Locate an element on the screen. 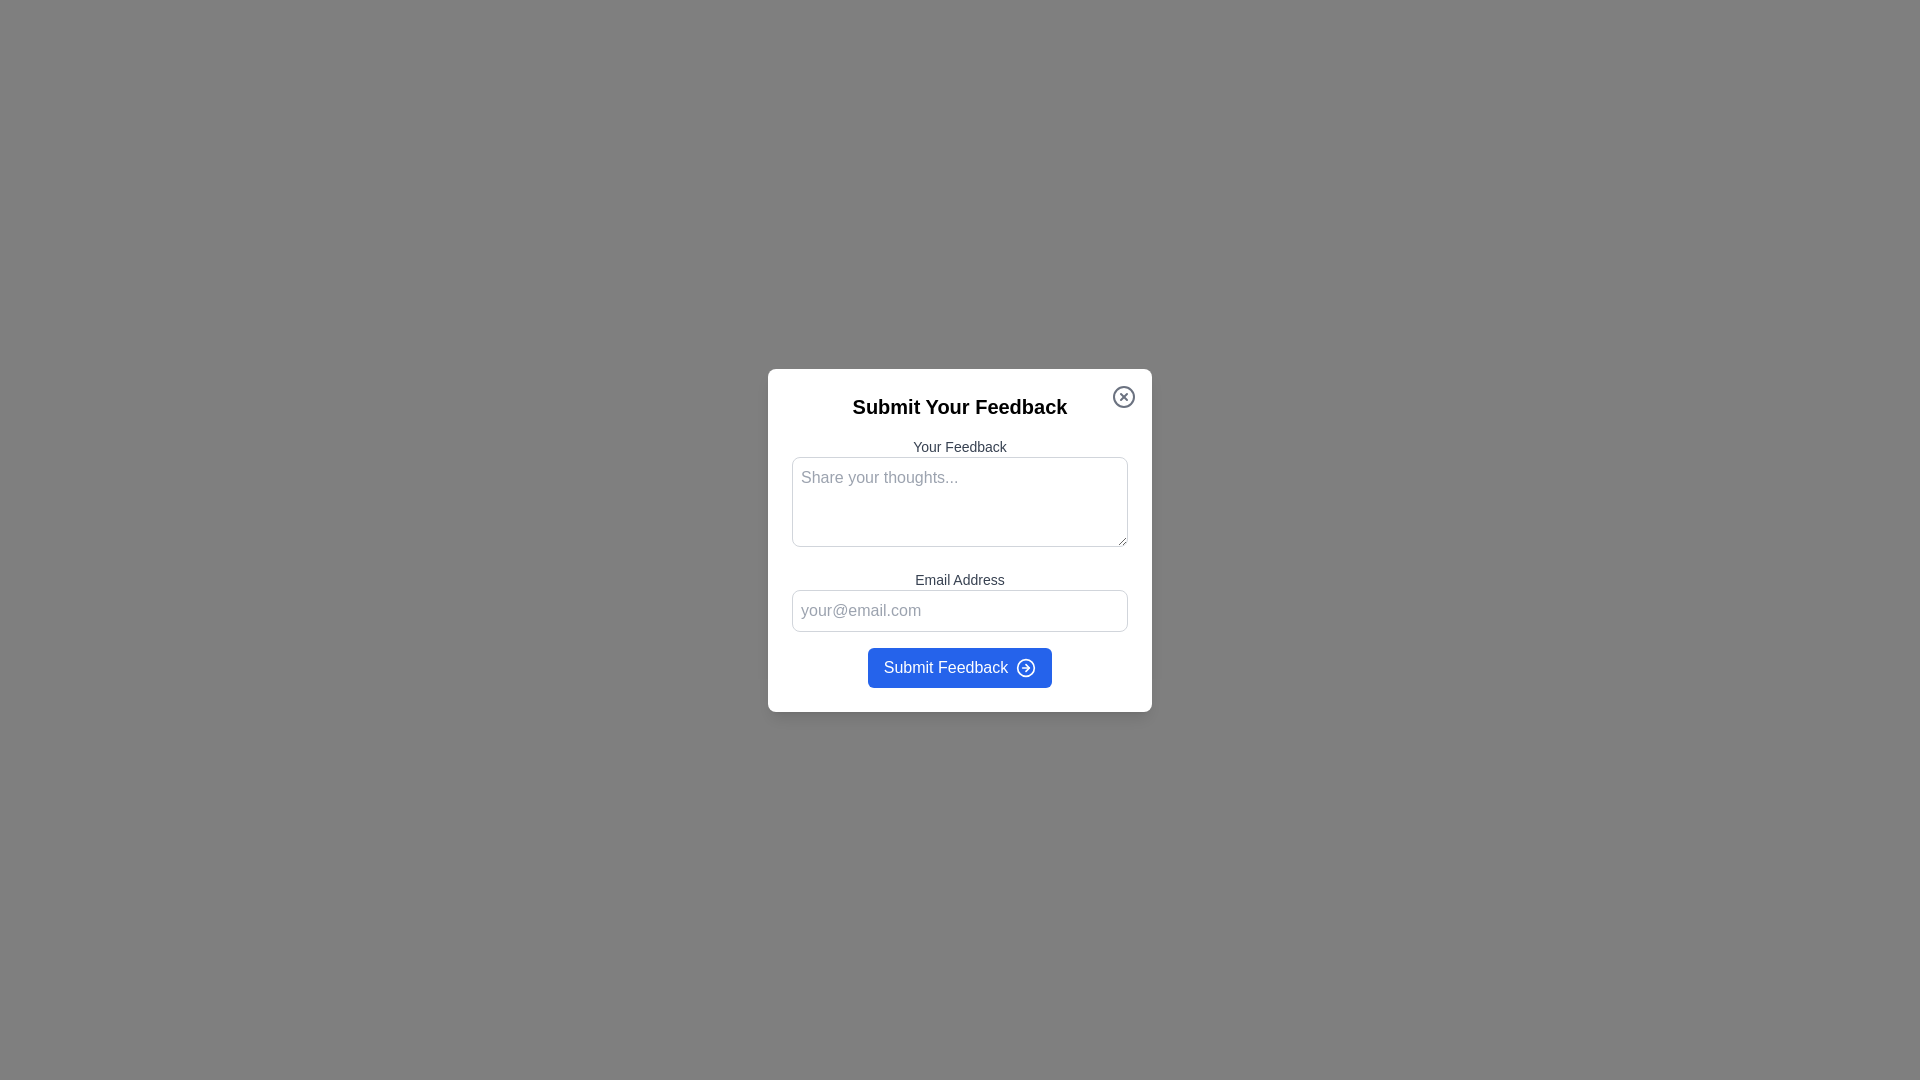  the textarea under 'Your Feedback' and type the feedback text is located at coordinates (960, 500).